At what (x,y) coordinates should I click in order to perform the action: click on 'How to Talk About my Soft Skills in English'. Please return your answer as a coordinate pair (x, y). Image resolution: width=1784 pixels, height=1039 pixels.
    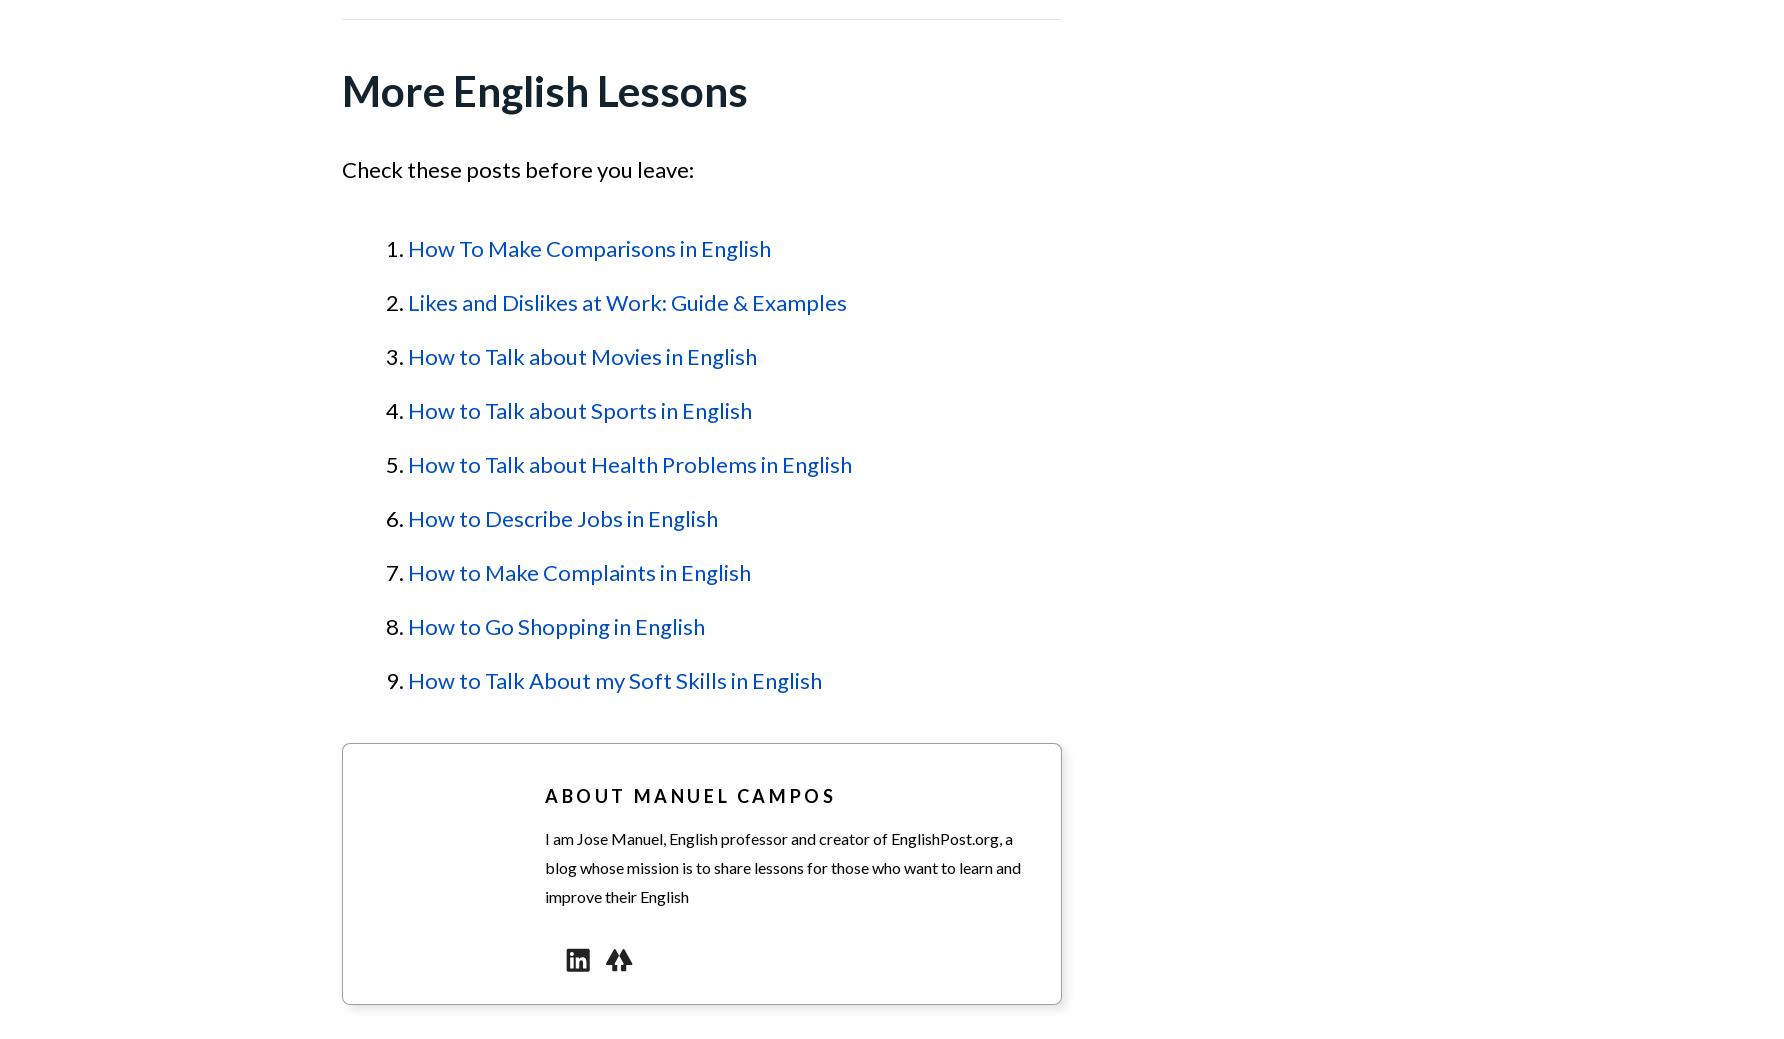
    Looking at the image, I should click on (613, 680).